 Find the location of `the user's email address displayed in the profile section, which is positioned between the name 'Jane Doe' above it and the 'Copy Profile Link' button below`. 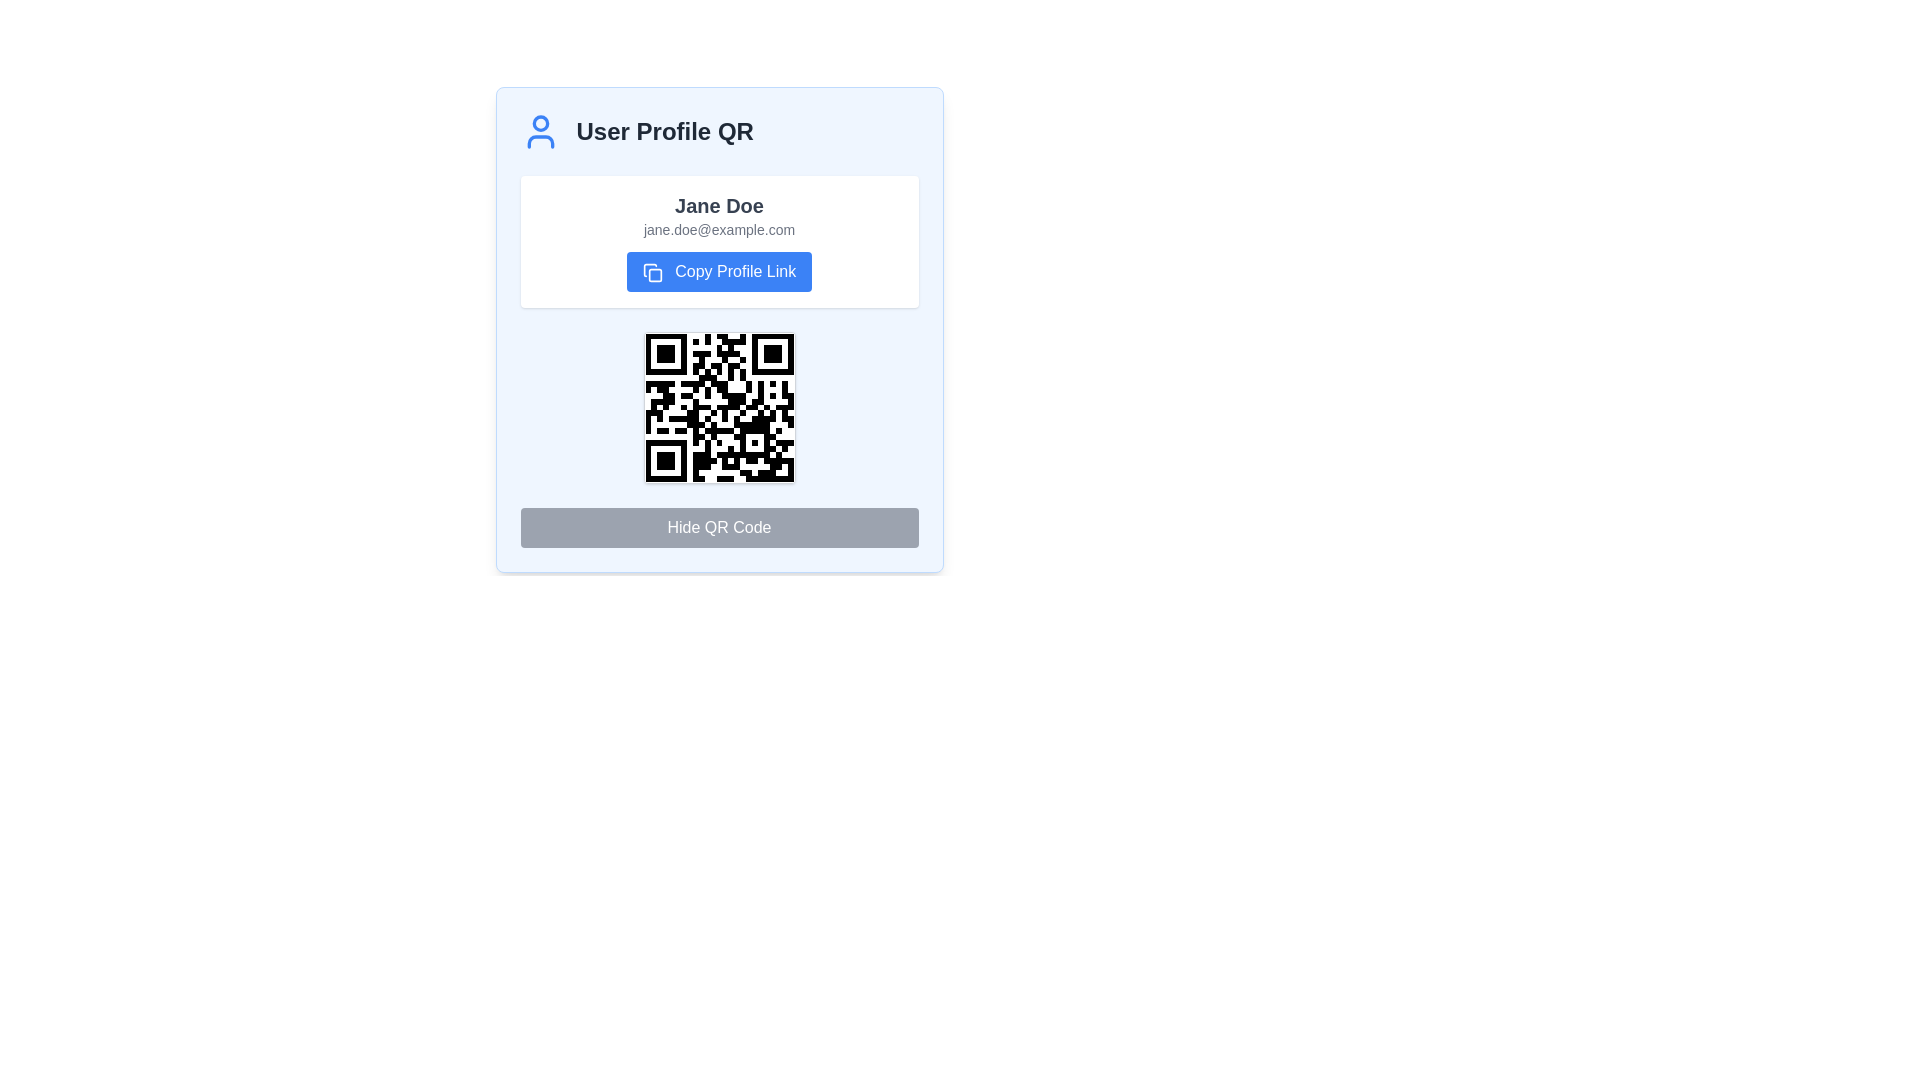

the user's email address displayed in the profile section, which is positioned between the name 'Jane Doe' above it and the 'Copy Profile Link' button below is located at coordinates (719, 229).